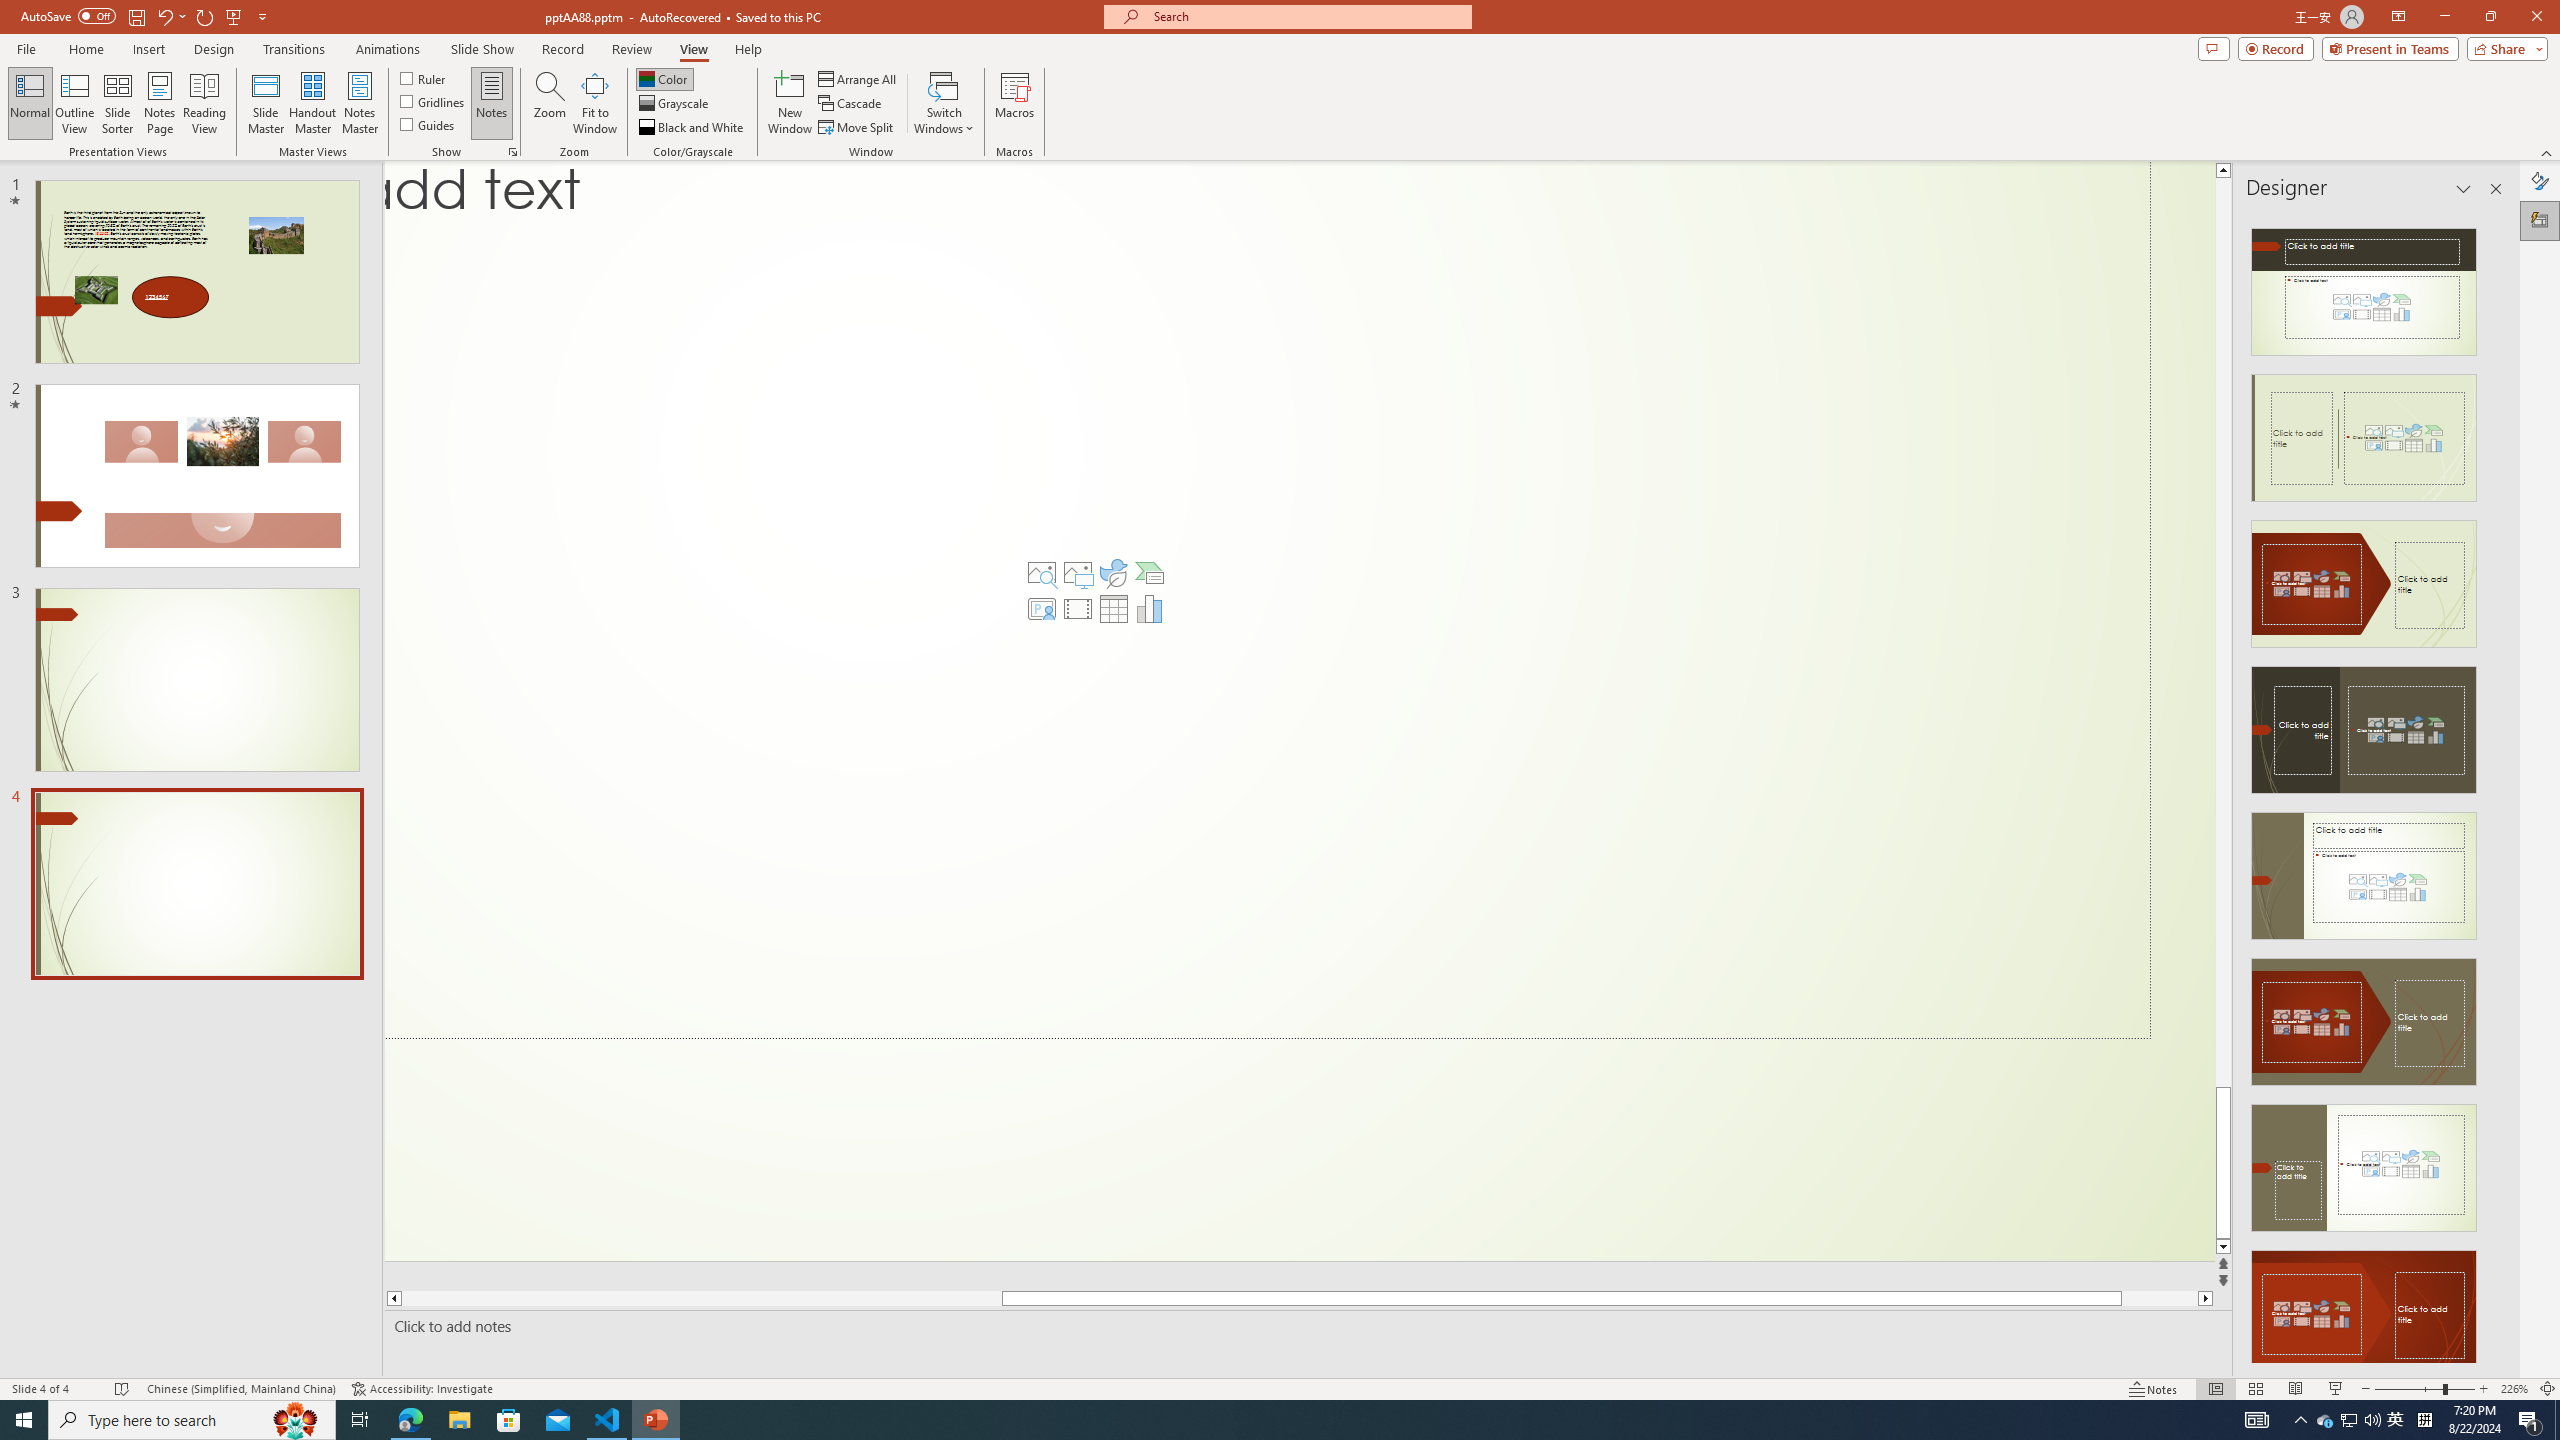 This screenshot has height=1440, width=2560. What do you see at coordinates (856, 127) in the screenshot?
I see `'Move Split'` at bounding box center [856, 127].